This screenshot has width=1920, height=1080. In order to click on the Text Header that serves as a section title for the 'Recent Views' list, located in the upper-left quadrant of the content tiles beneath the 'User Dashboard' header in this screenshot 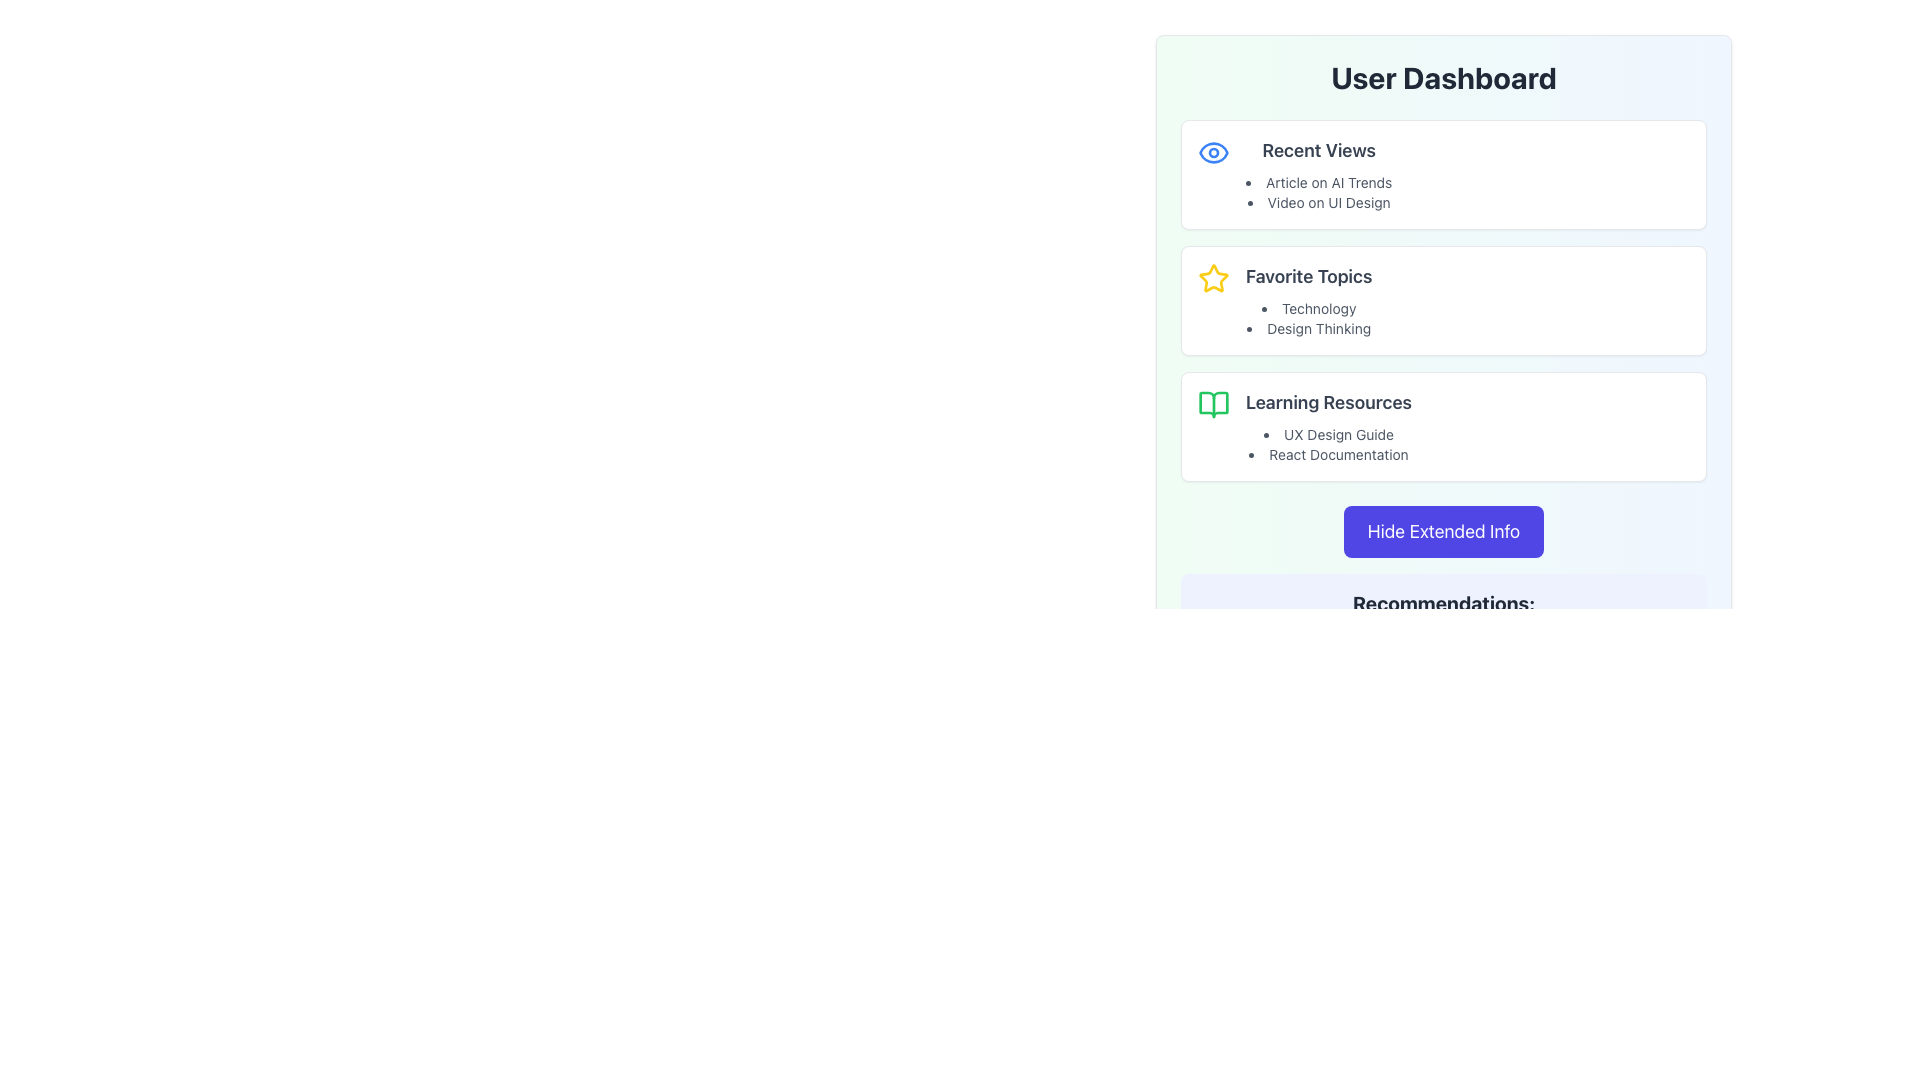, I will do `click(1319, 149)`.